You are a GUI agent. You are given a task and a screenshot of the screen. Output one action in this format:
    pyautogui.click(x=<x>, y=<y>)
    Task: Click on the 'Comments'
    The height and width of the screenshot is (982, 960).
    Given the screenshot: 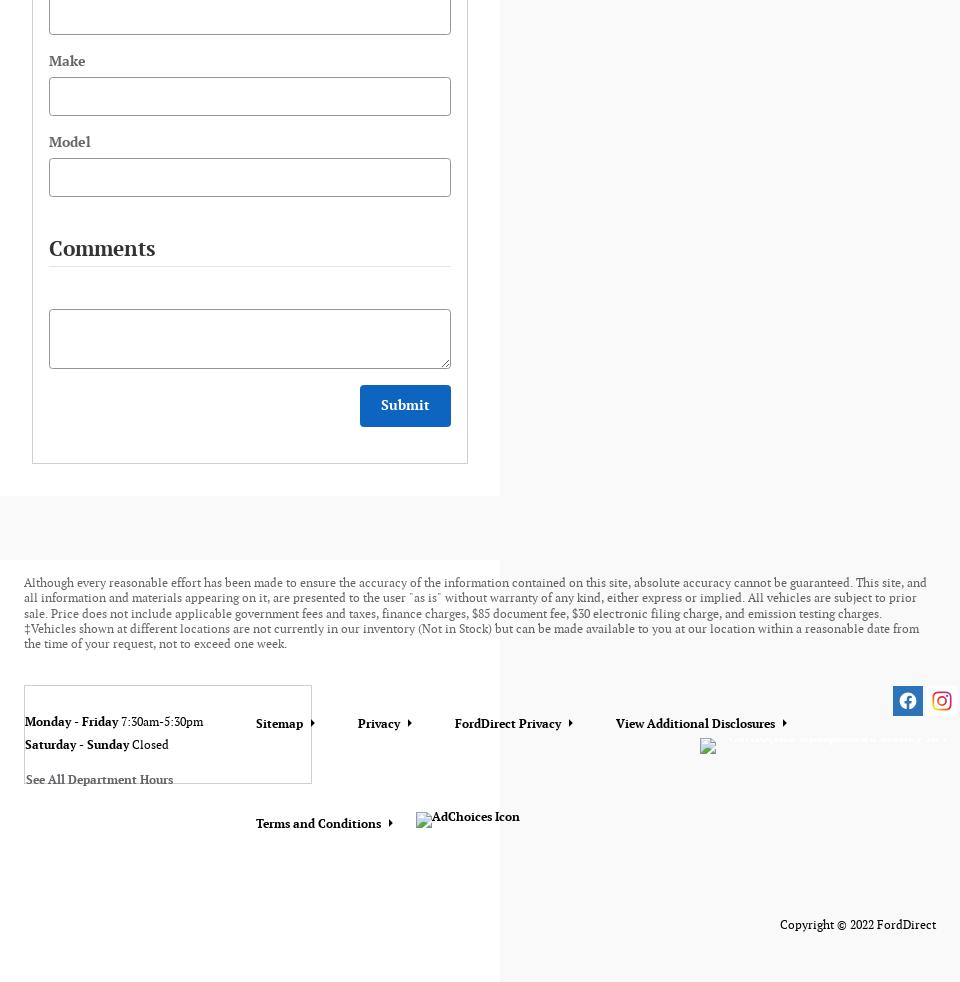 What is the action you would take?
    pyautogui.click(x=102, y=249)
    